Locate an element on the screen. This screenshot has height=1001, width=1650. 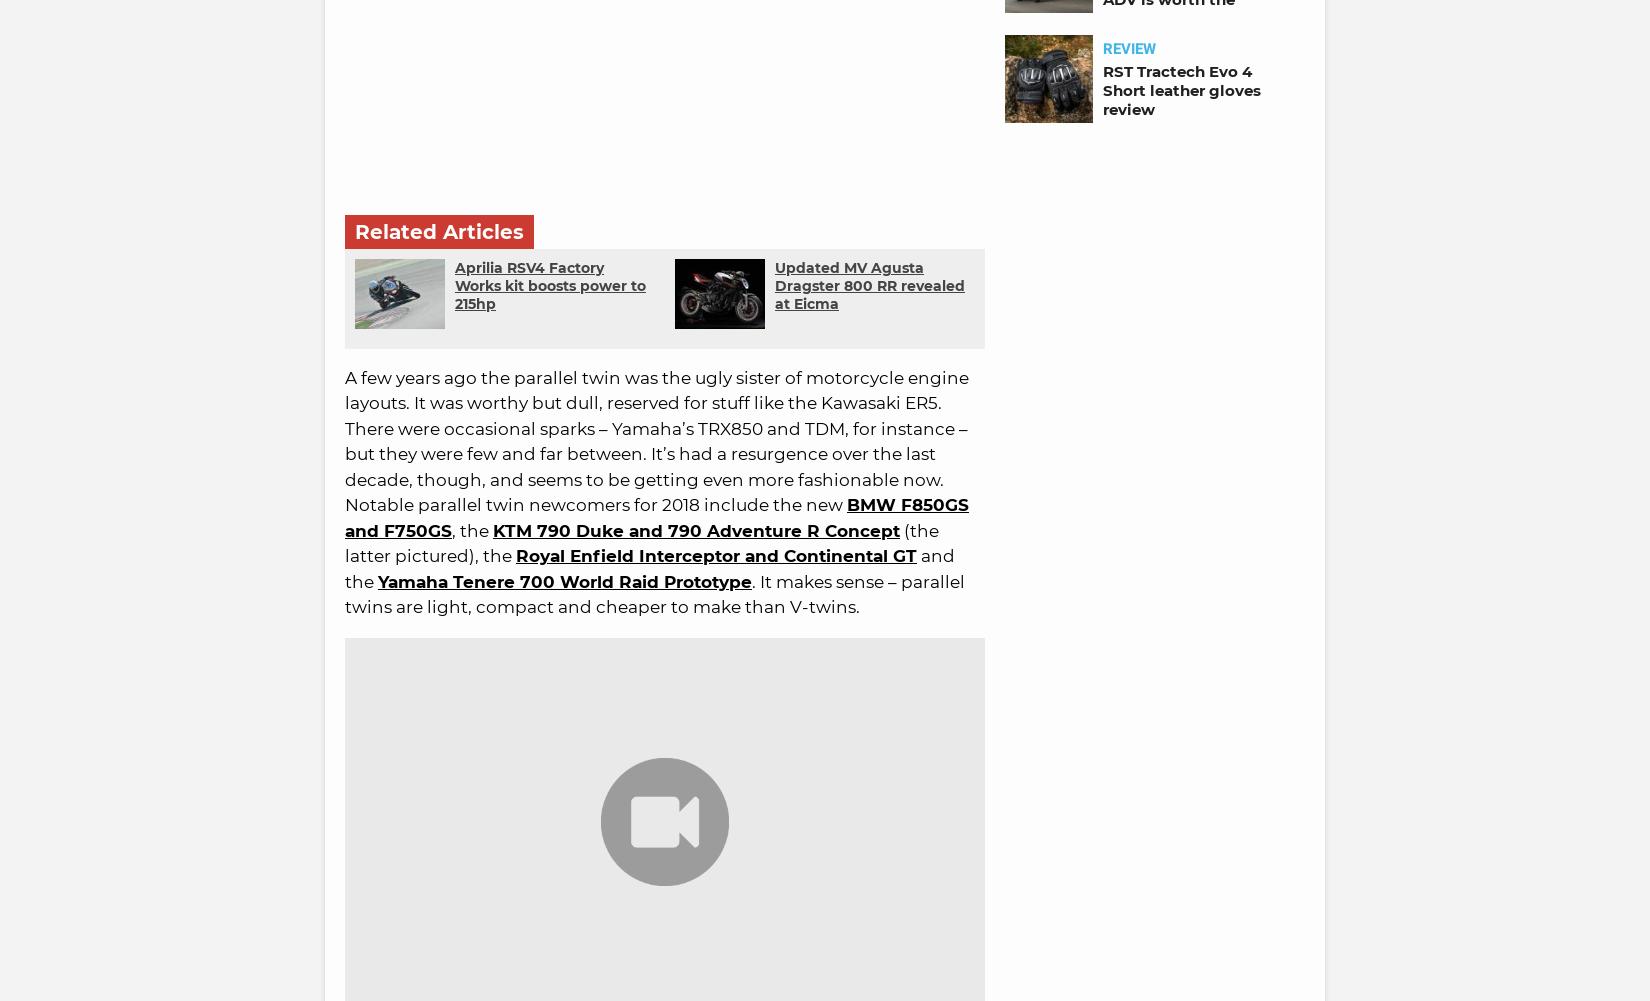
'and the' is located at coordinates (345, 567).